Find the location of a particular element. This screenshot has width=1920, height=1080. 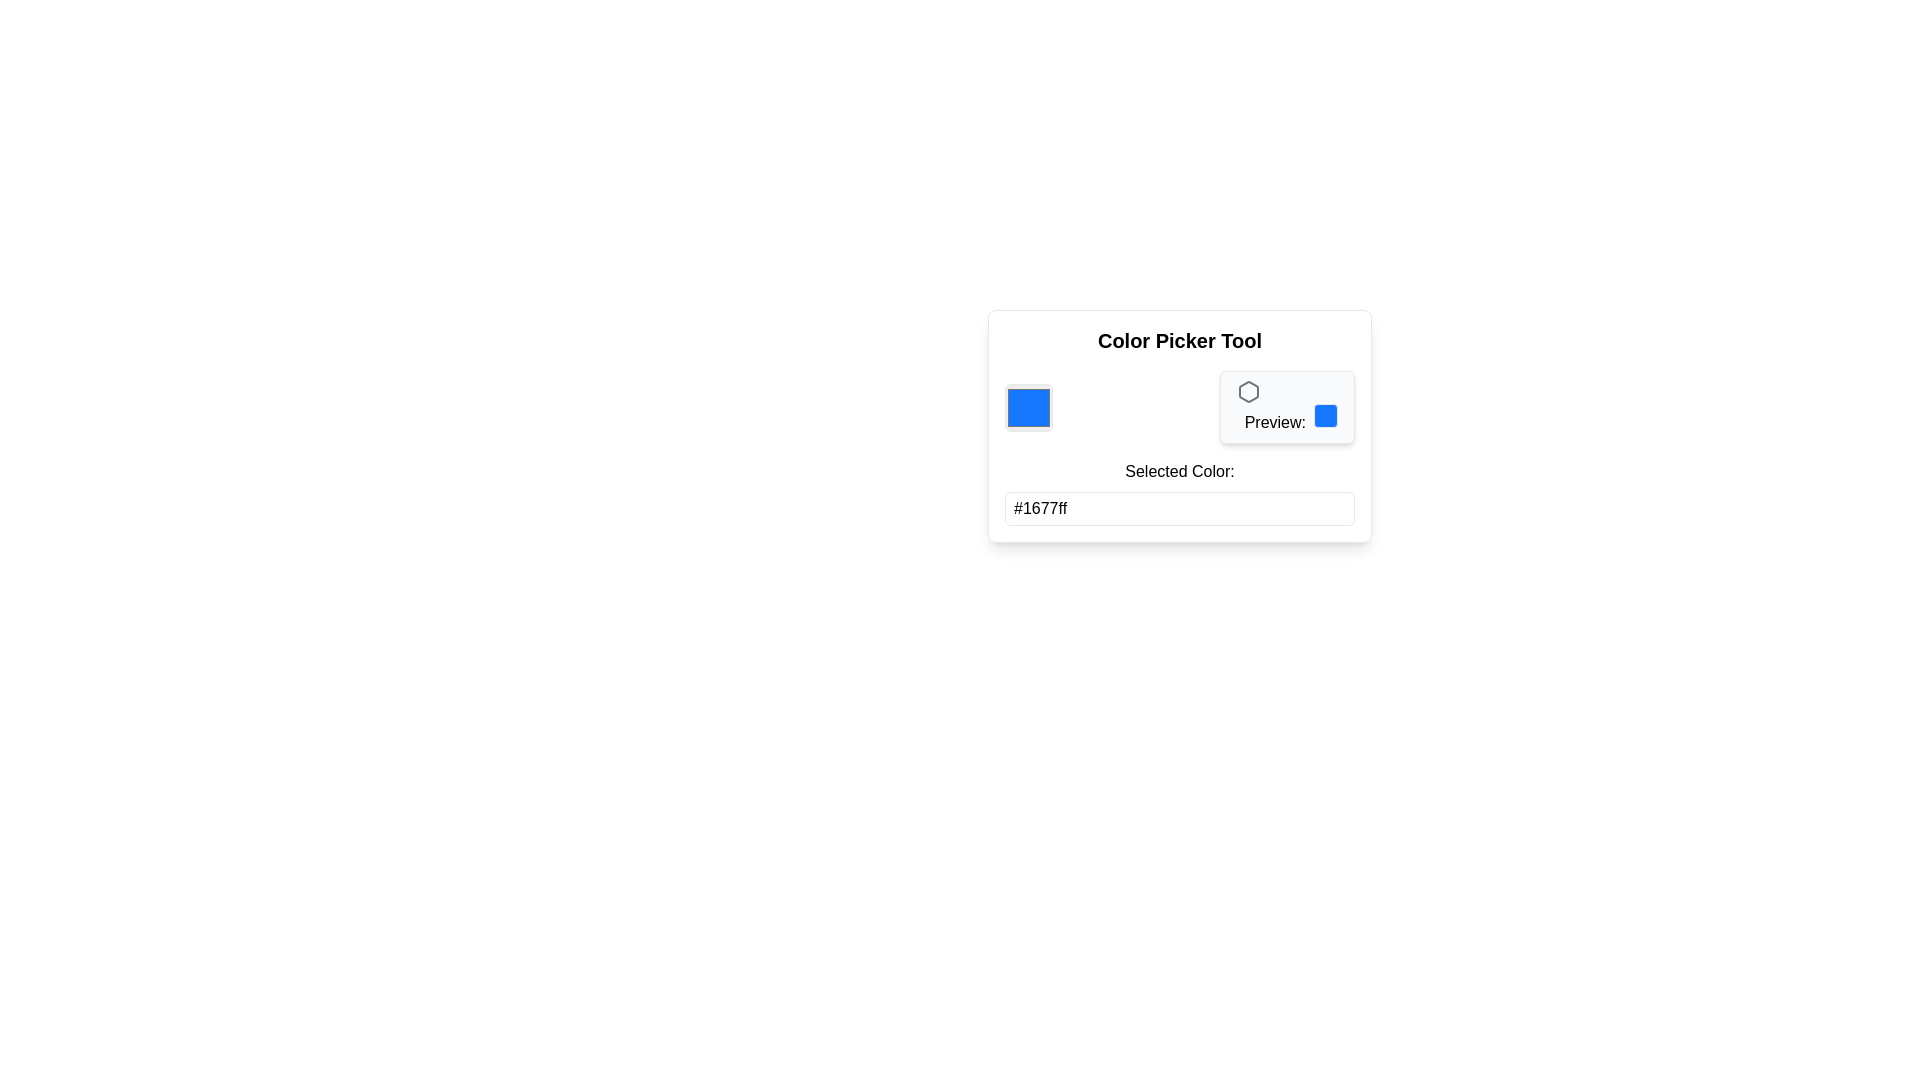

the hexagonal icon located in the 'Preview' section, adjacent to a blue color swatch is located at coordinates (1247, 392).